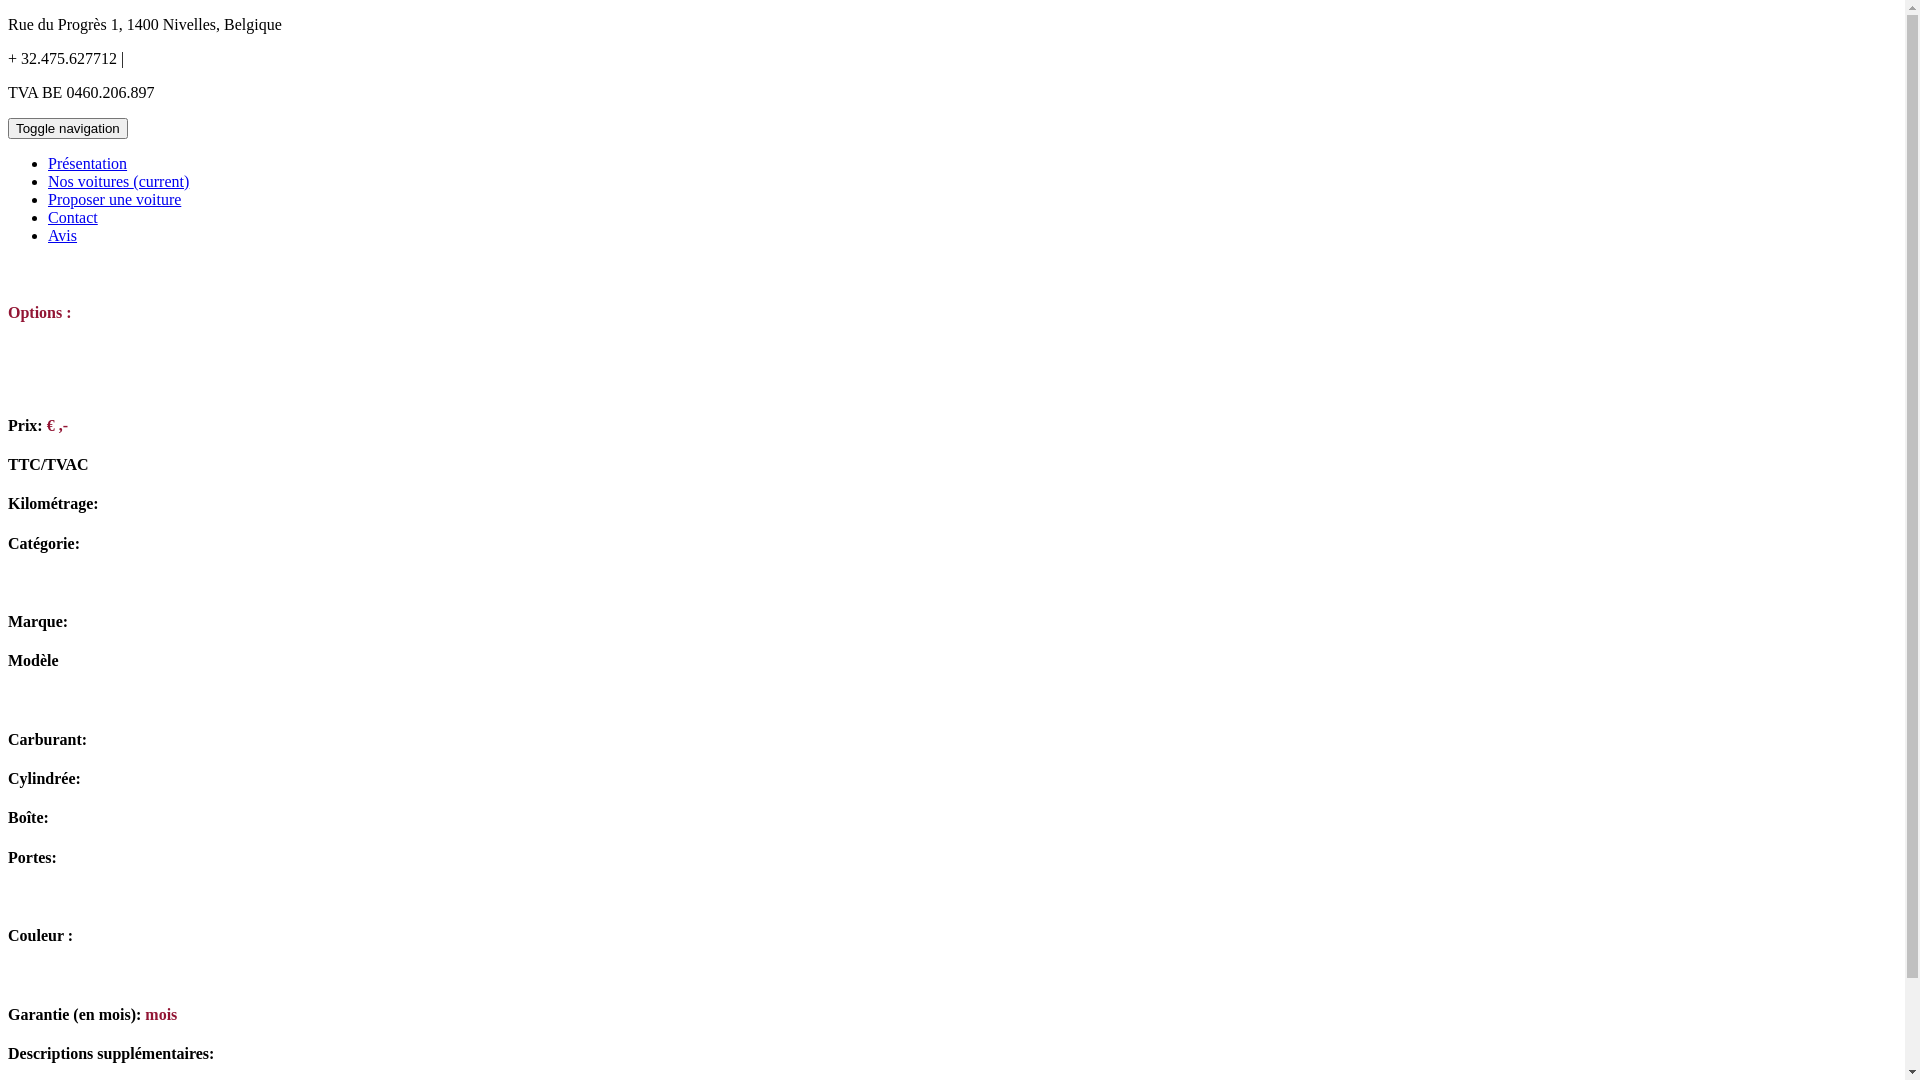  Describe the element at coordinates (72, 217) in the screenshot. I see `'Contact'` at that location.